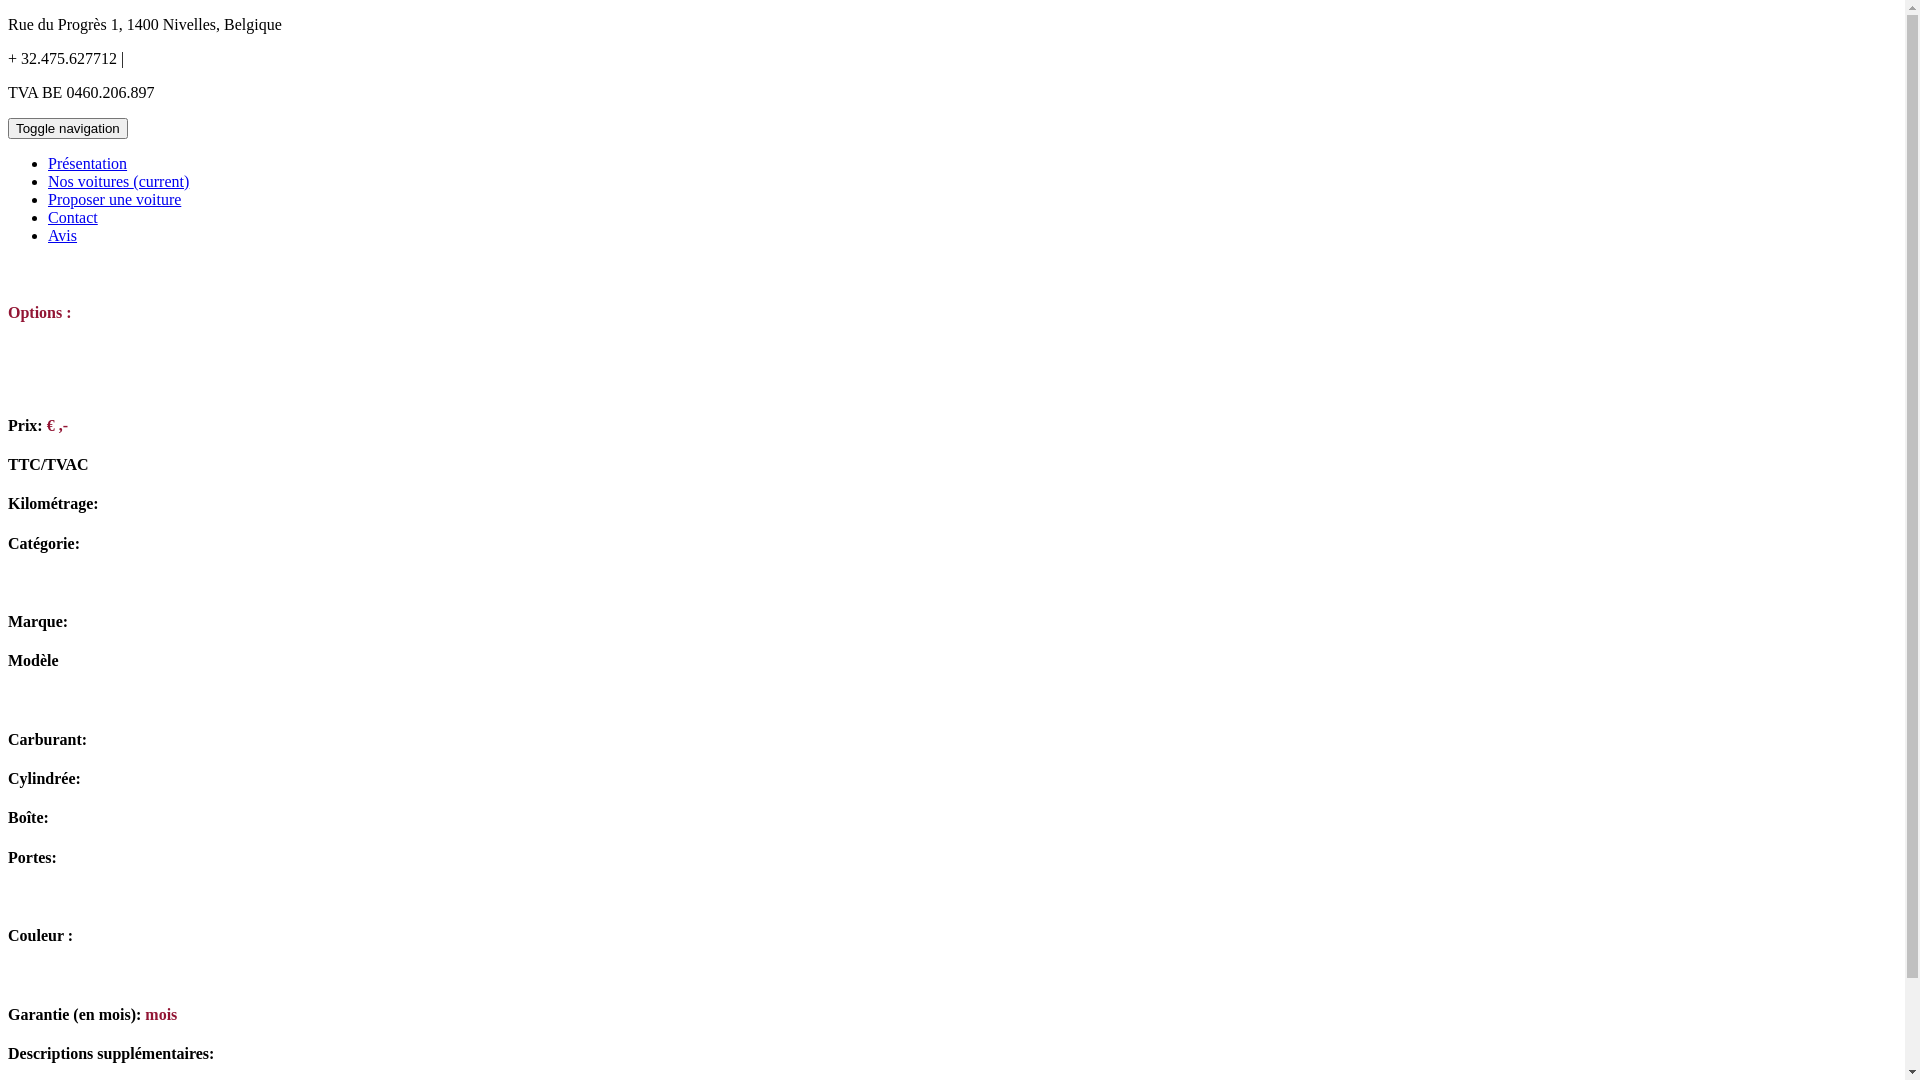  Describe the element at coordinates (72, 217) in the screenshot. I see `'Contact'` at that location.